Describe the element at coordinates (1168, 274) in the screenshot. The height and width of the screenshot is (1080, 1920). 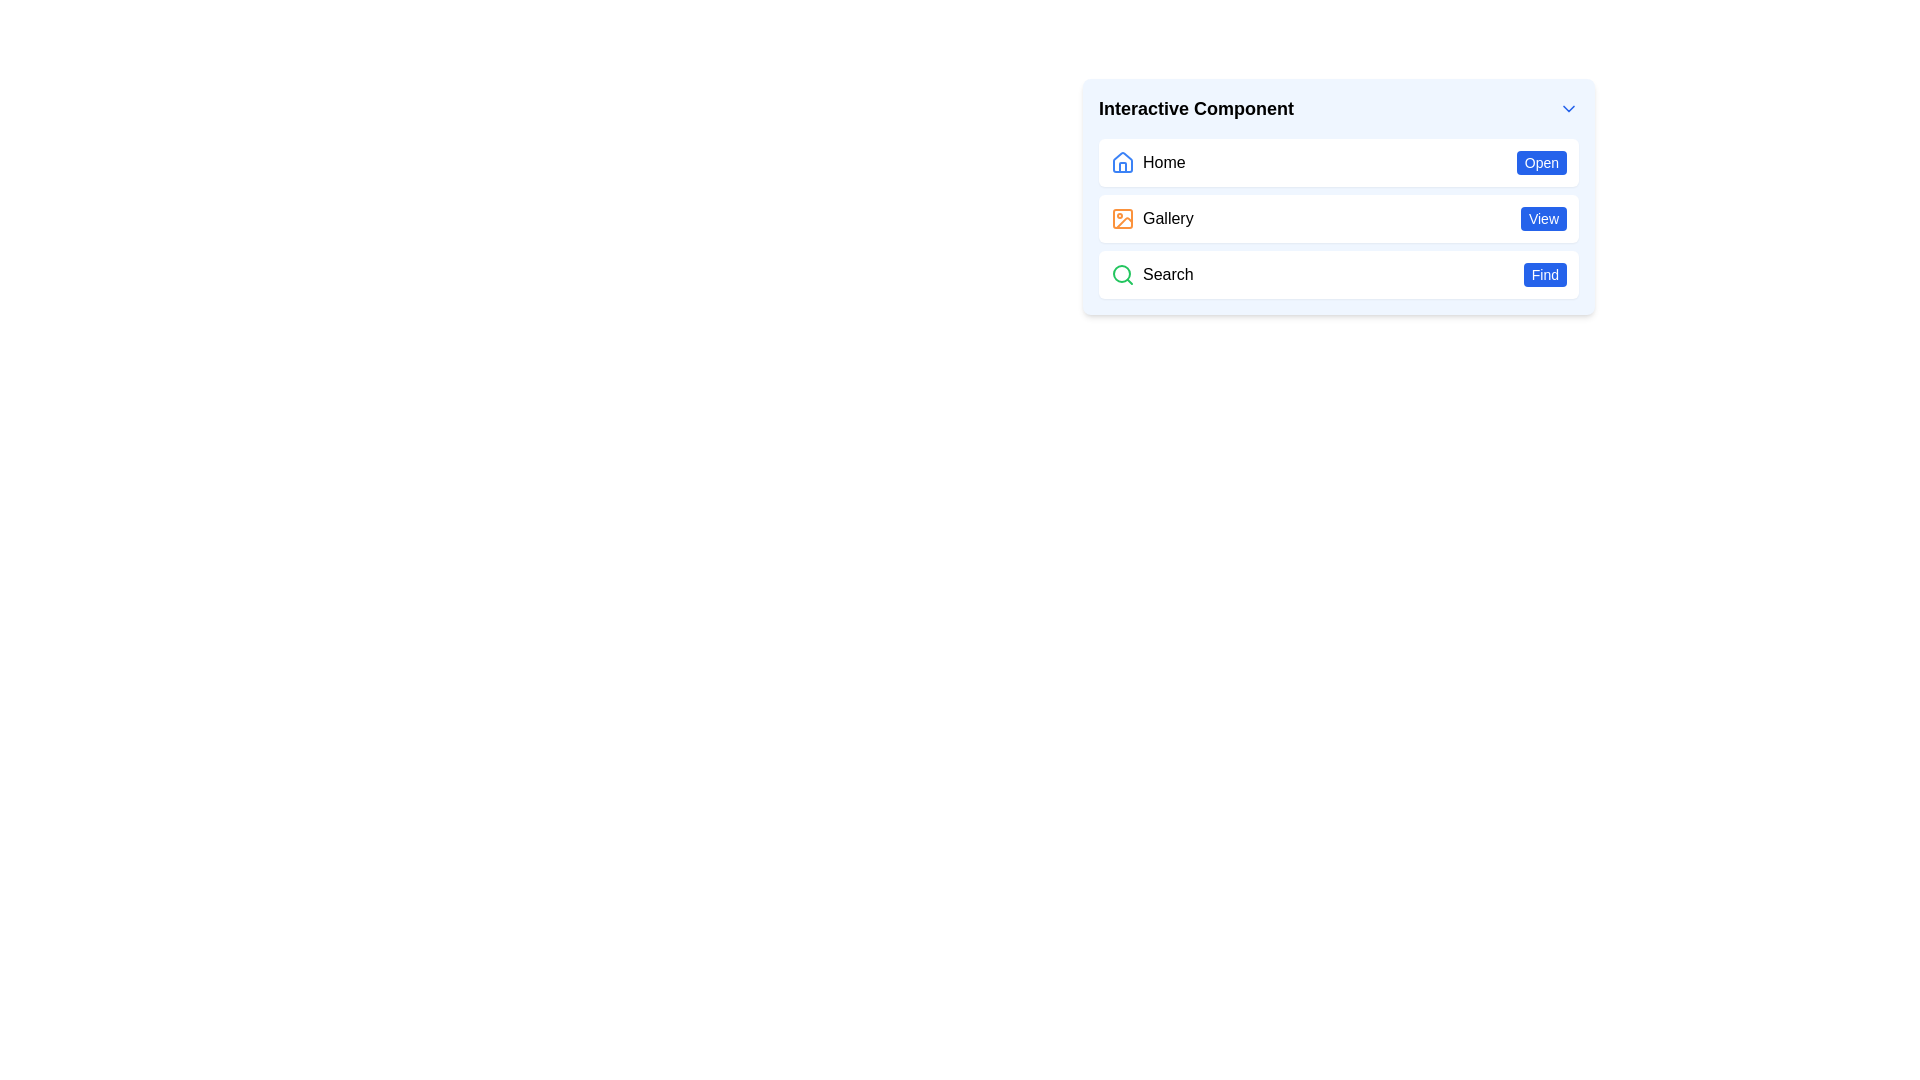
I see `the static text label displaying the word 'Search', which is positioned between a green magnifying glass icon and a blue 'Find' button` at that location.